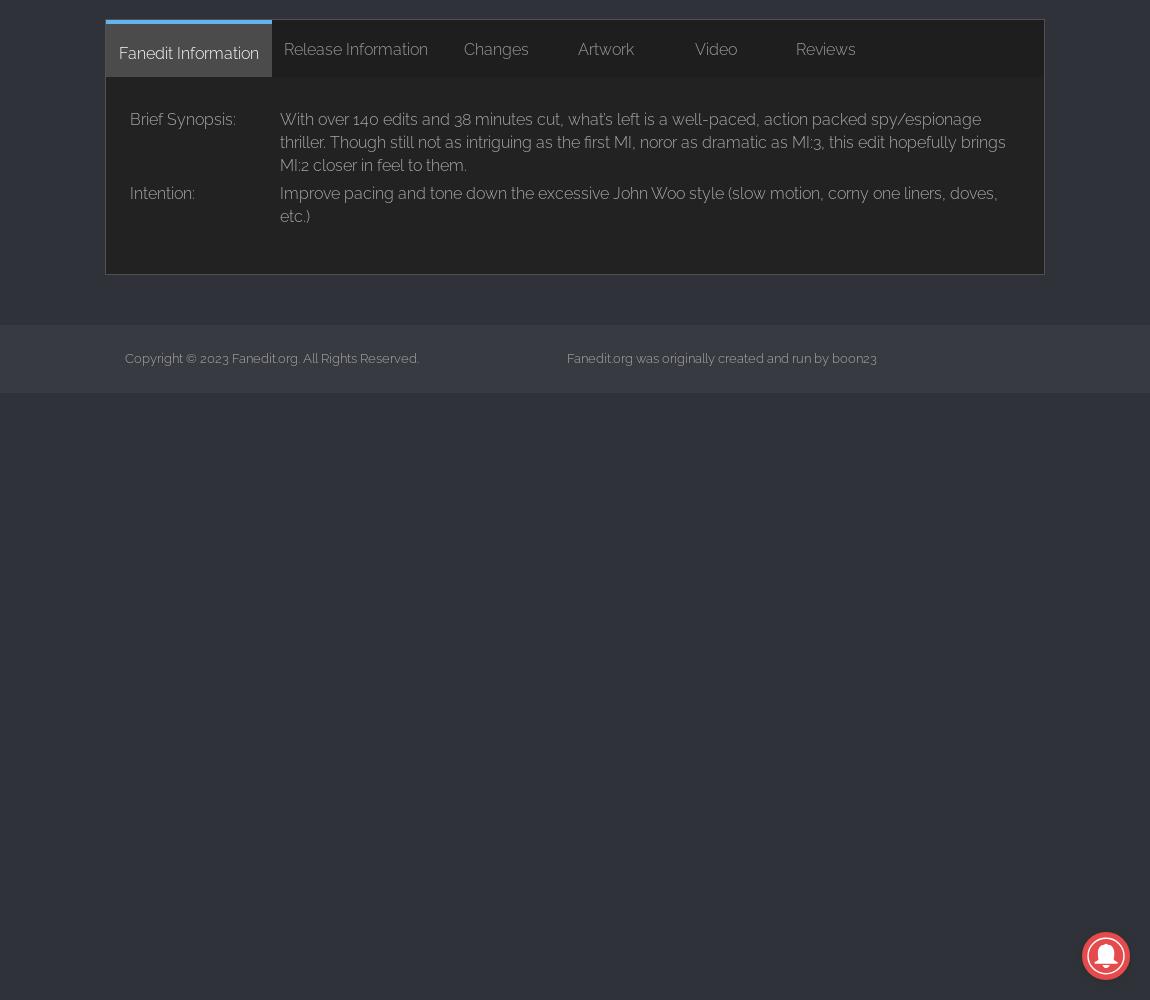 The height and width of the screenshot is (1000, 1150). What do you see at coordinates (263, 356) in the screenshot?
I see `'Fanedit.org'` at bounding box center [263, 356].